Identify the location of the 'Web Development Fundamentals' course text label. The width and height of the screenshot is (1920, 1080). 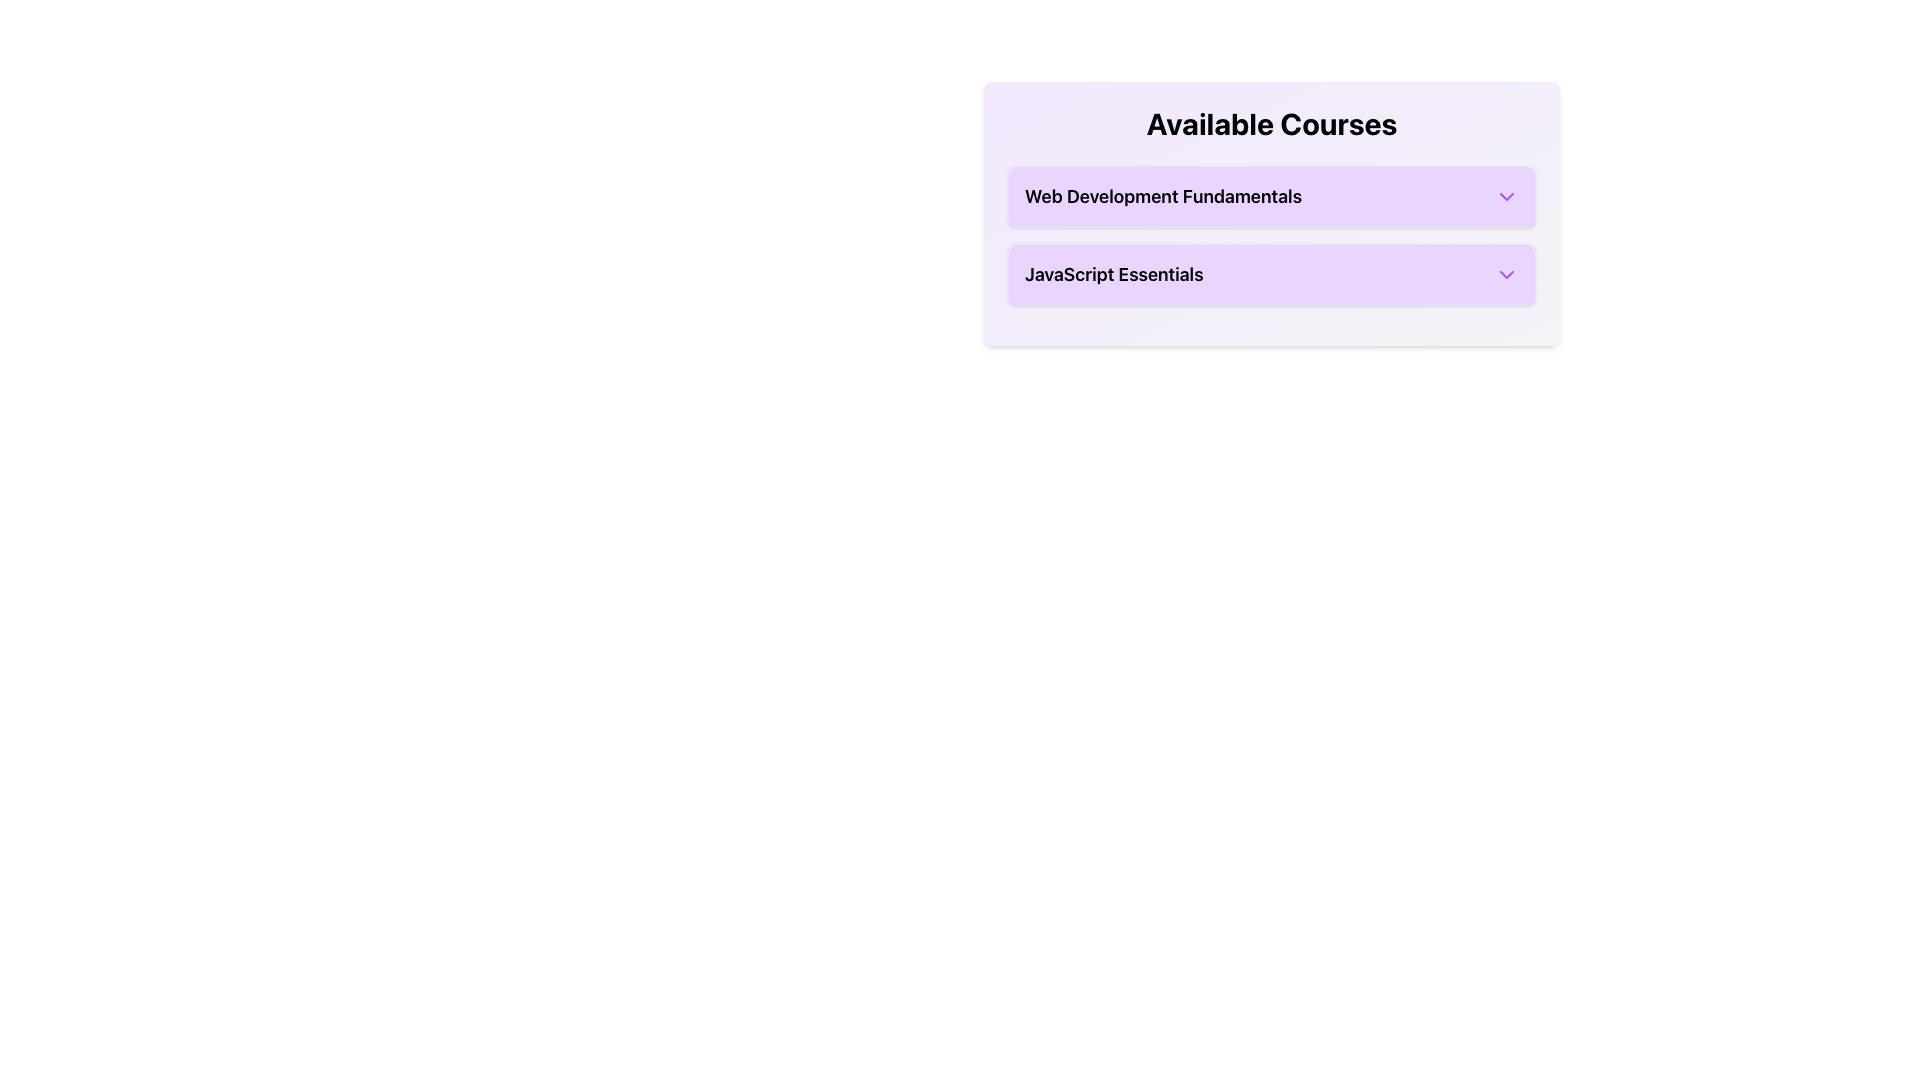
(1163, 196).